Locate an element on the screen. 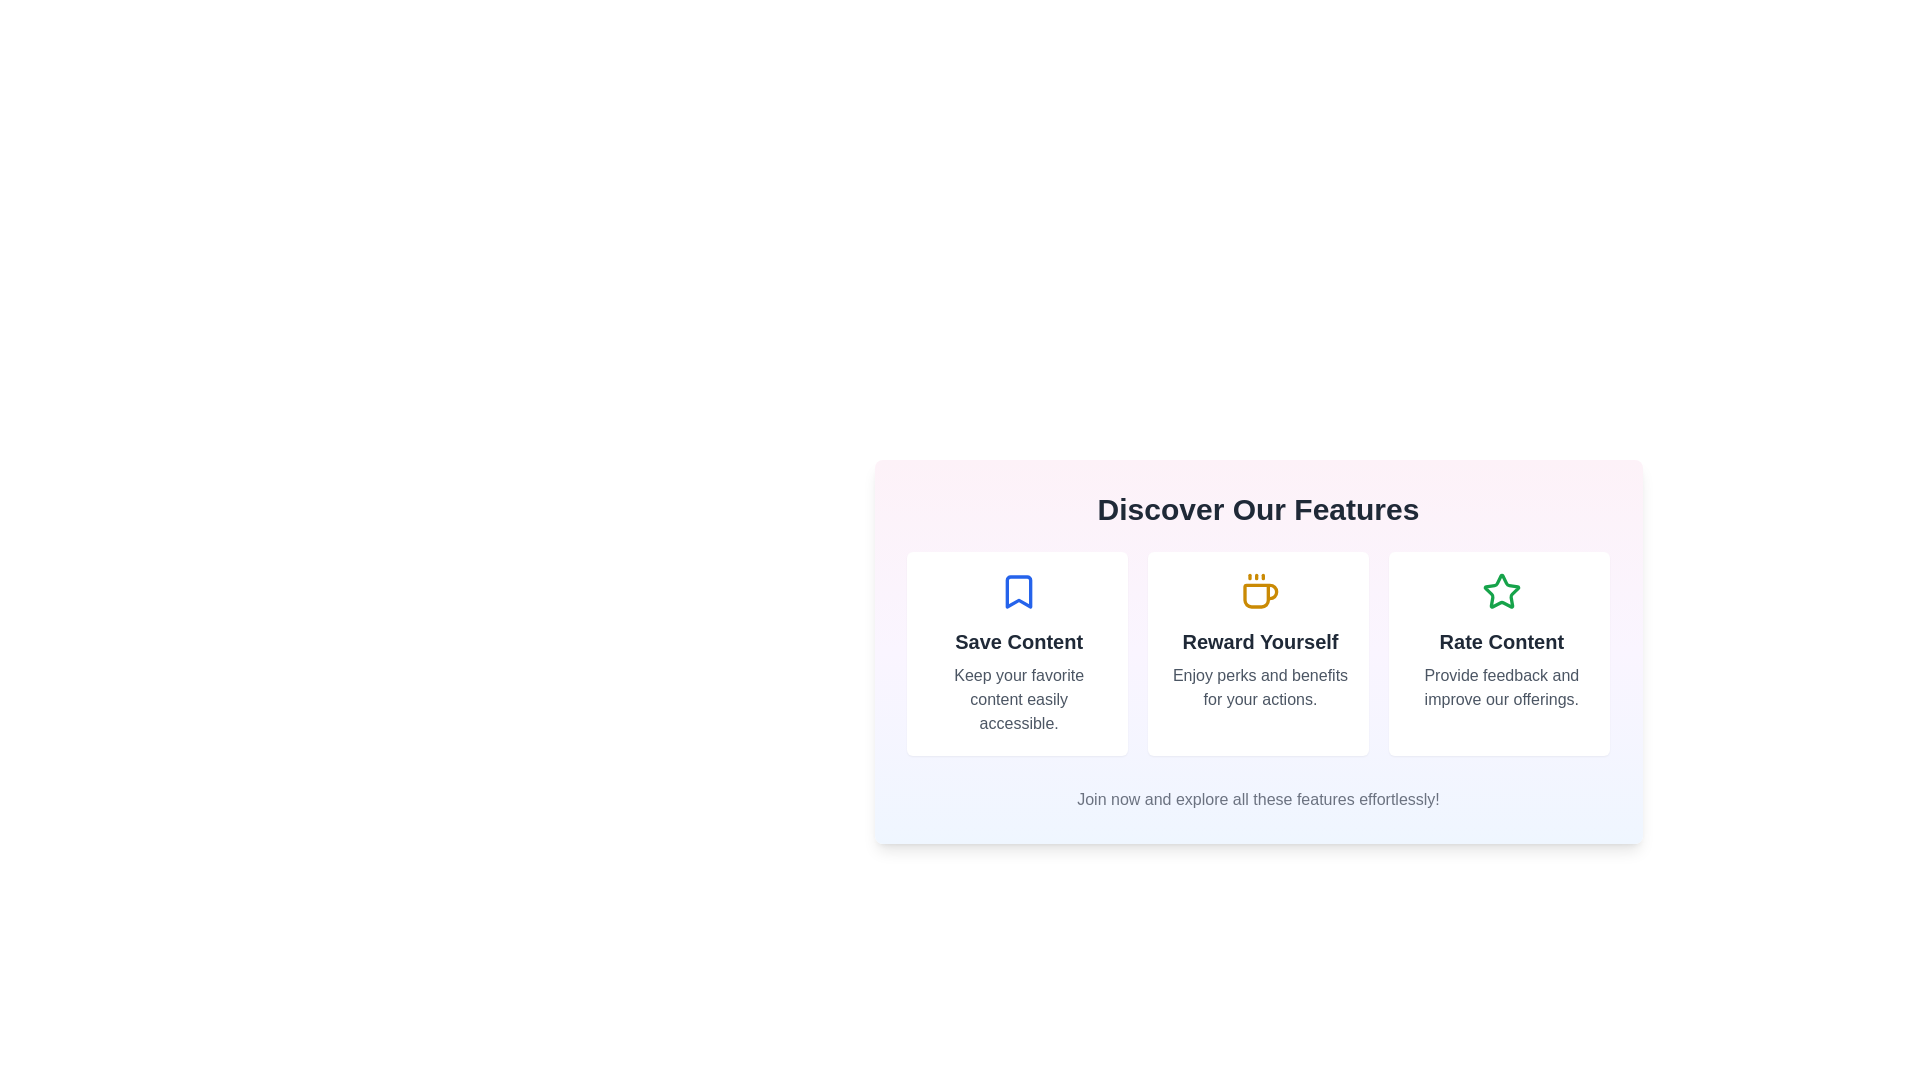 The width and height of the screenshot is (1920, 1080). the text label that reads 'Keep your favorite content easily accessible.' located under the 'Save Content' heading is located at coordinates (1019, 698).